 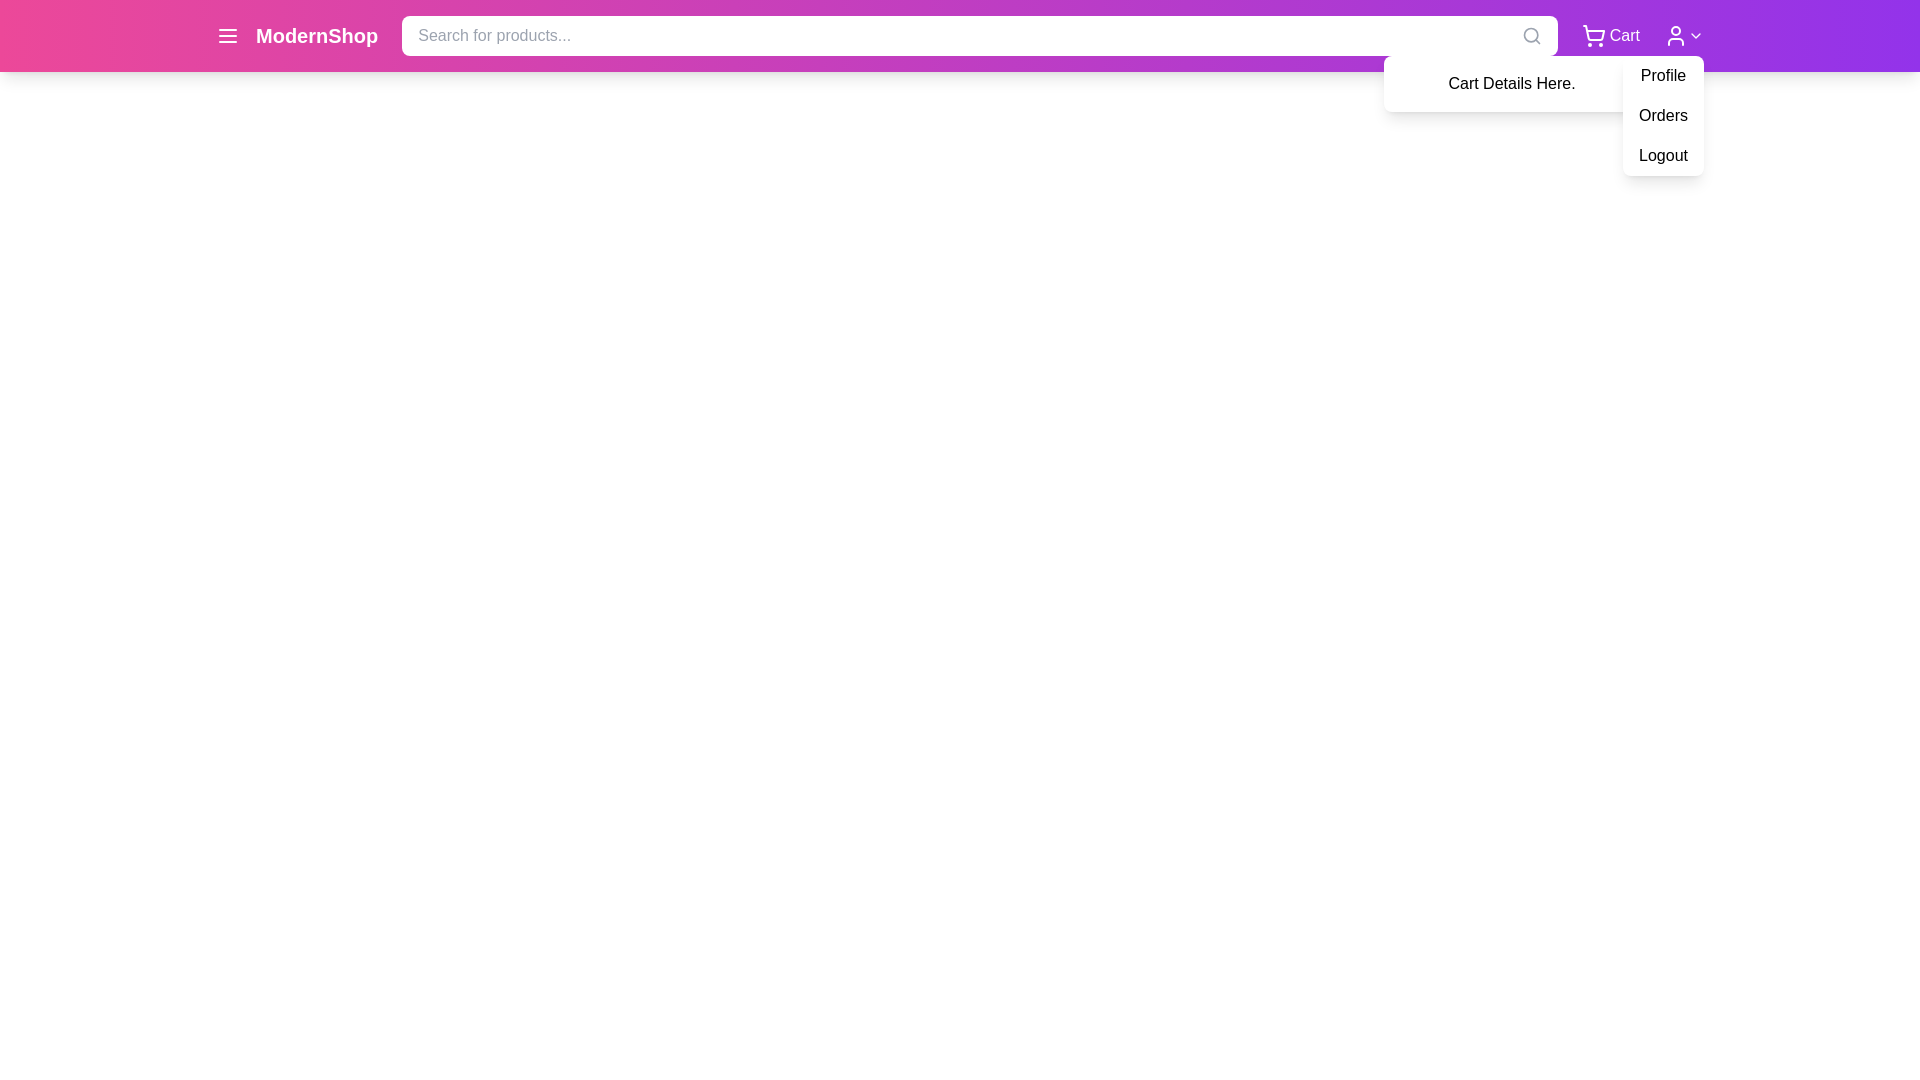 I want to click on the shopping cart icon and text located at the top-right corner of the navigation bar, so click(x=1610, y=35).